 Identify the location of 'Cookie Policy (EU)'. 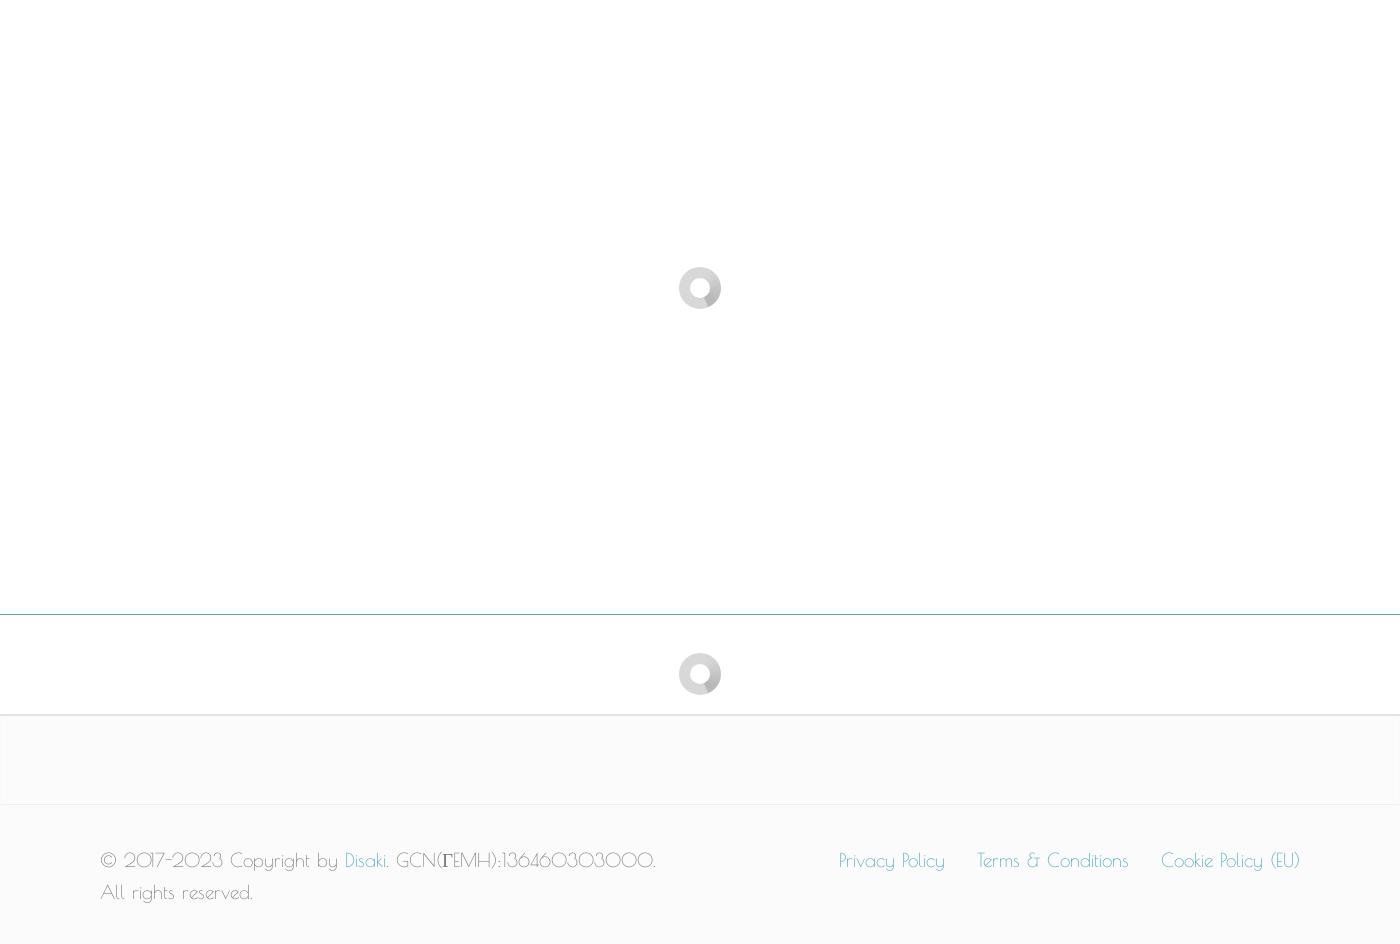
(1230, 859).